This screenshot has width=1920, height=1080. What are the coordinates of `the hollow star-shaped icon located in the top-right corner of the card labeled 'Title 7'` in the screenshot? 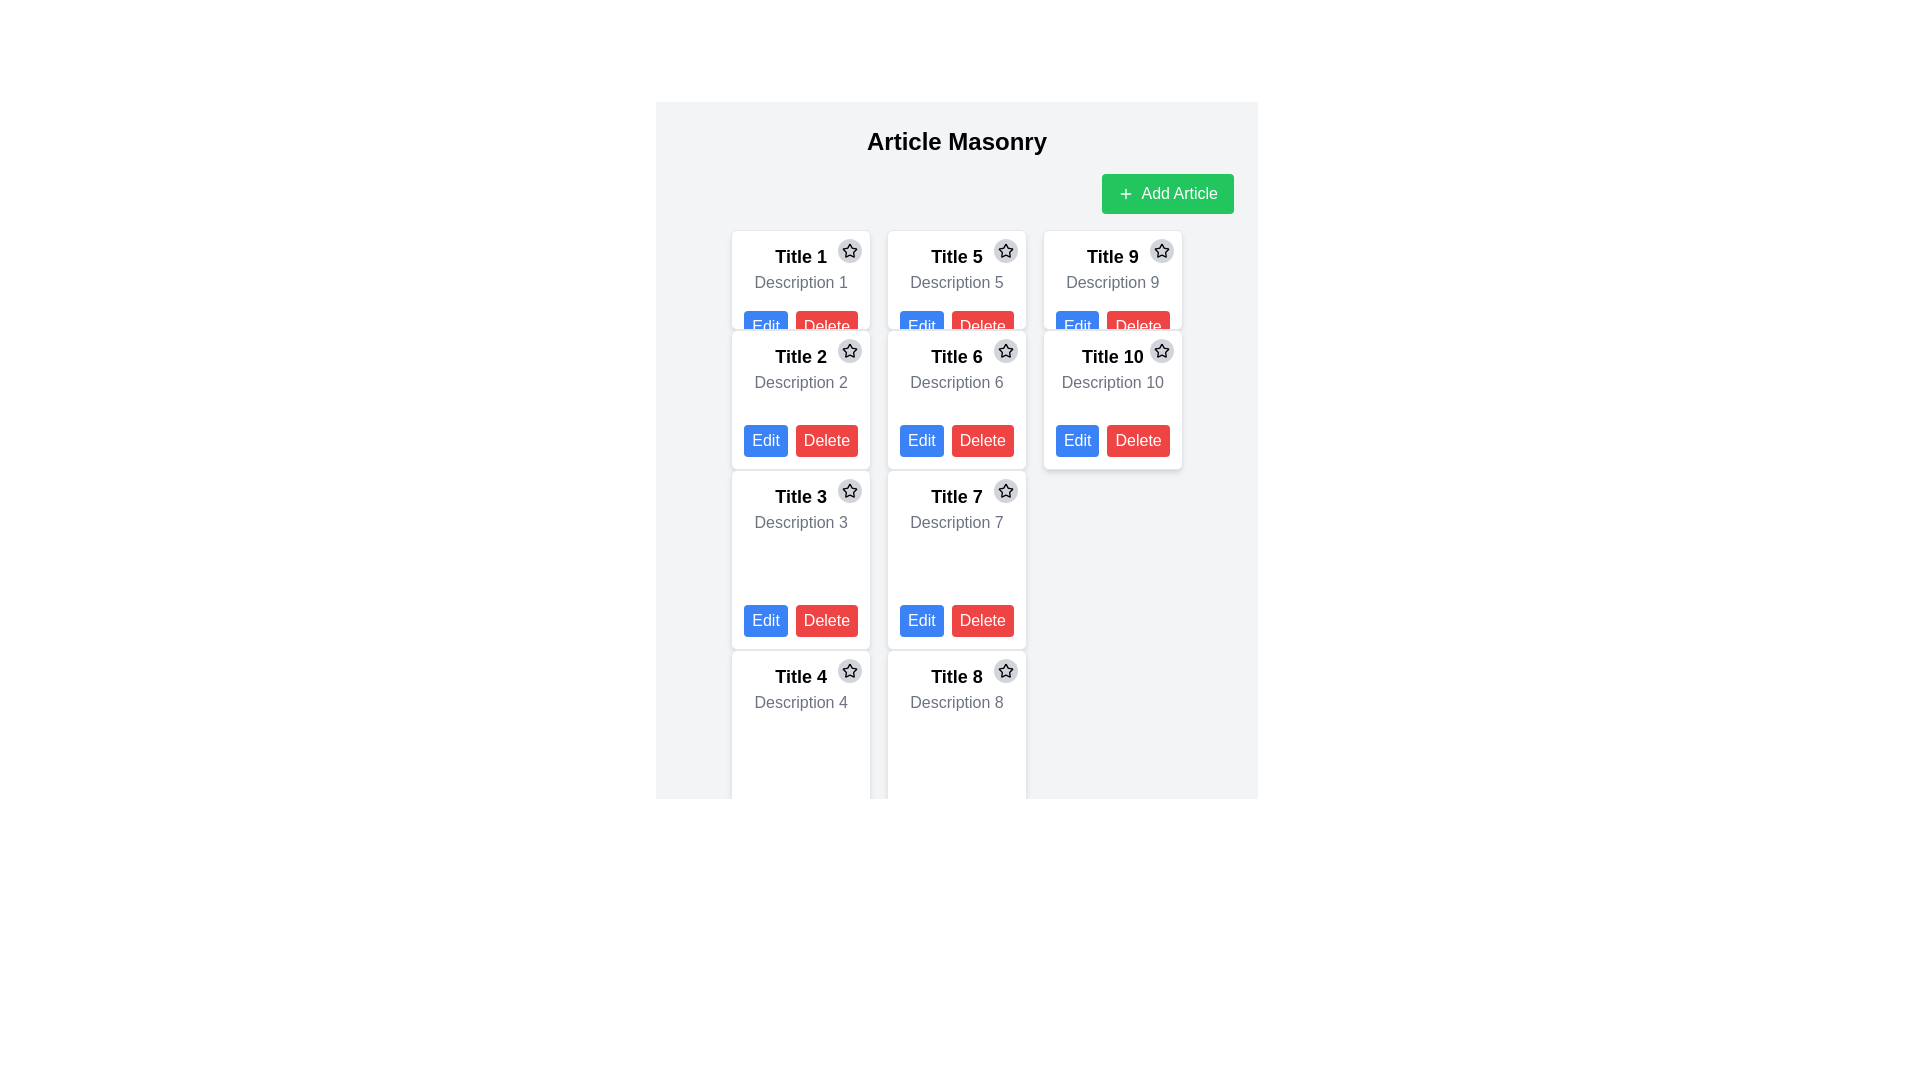 It's located at (1005, 490).